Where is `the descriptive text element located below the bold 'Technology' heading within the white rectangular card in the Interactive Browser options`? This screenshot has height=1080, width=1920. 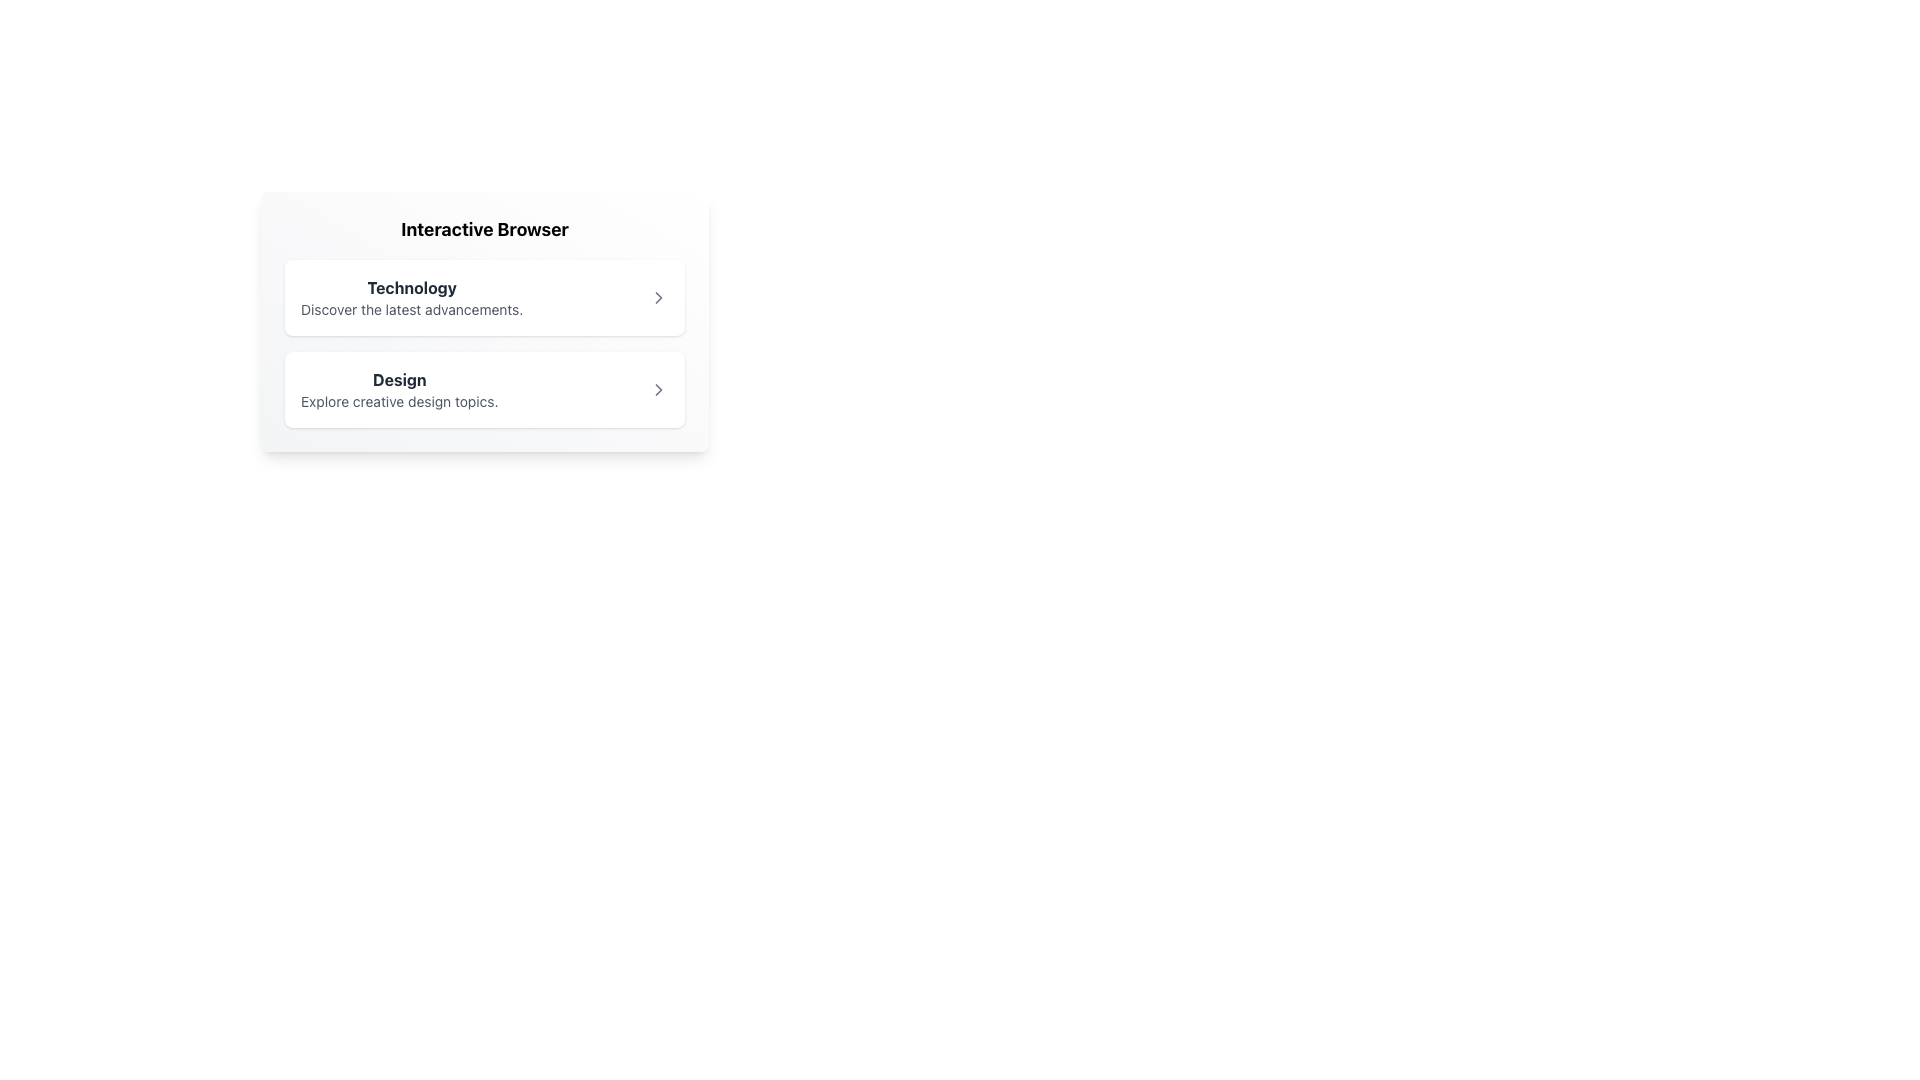 the descriptive text element located below the bold 'Technology' heading within the white rectangular card in the Interactive Browser options is located at coordinates (411, 309).